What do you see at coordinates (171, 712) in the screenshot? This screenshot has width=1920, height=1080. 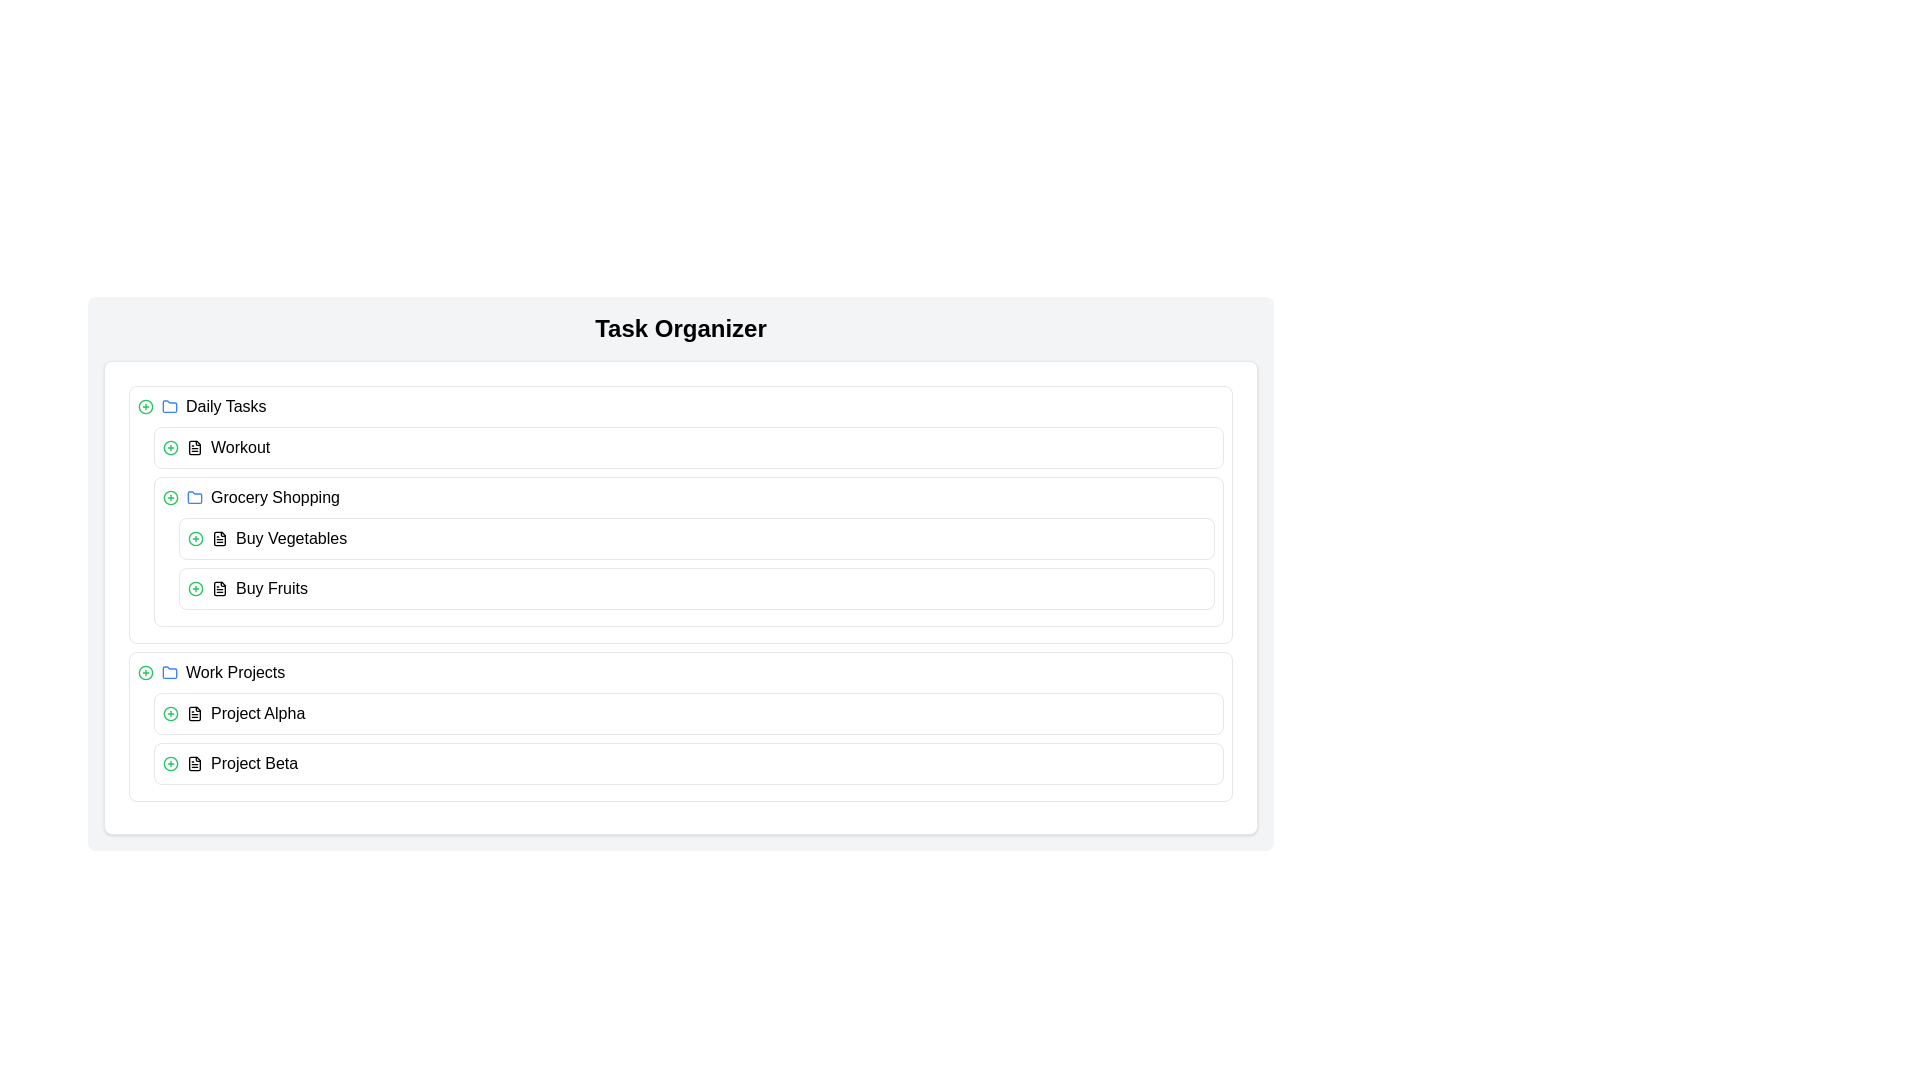 I see `the circular plus icon with a green outline associated with 'Project Alpha' under the 'Work Projects' category` at bounding box center [171, 712].